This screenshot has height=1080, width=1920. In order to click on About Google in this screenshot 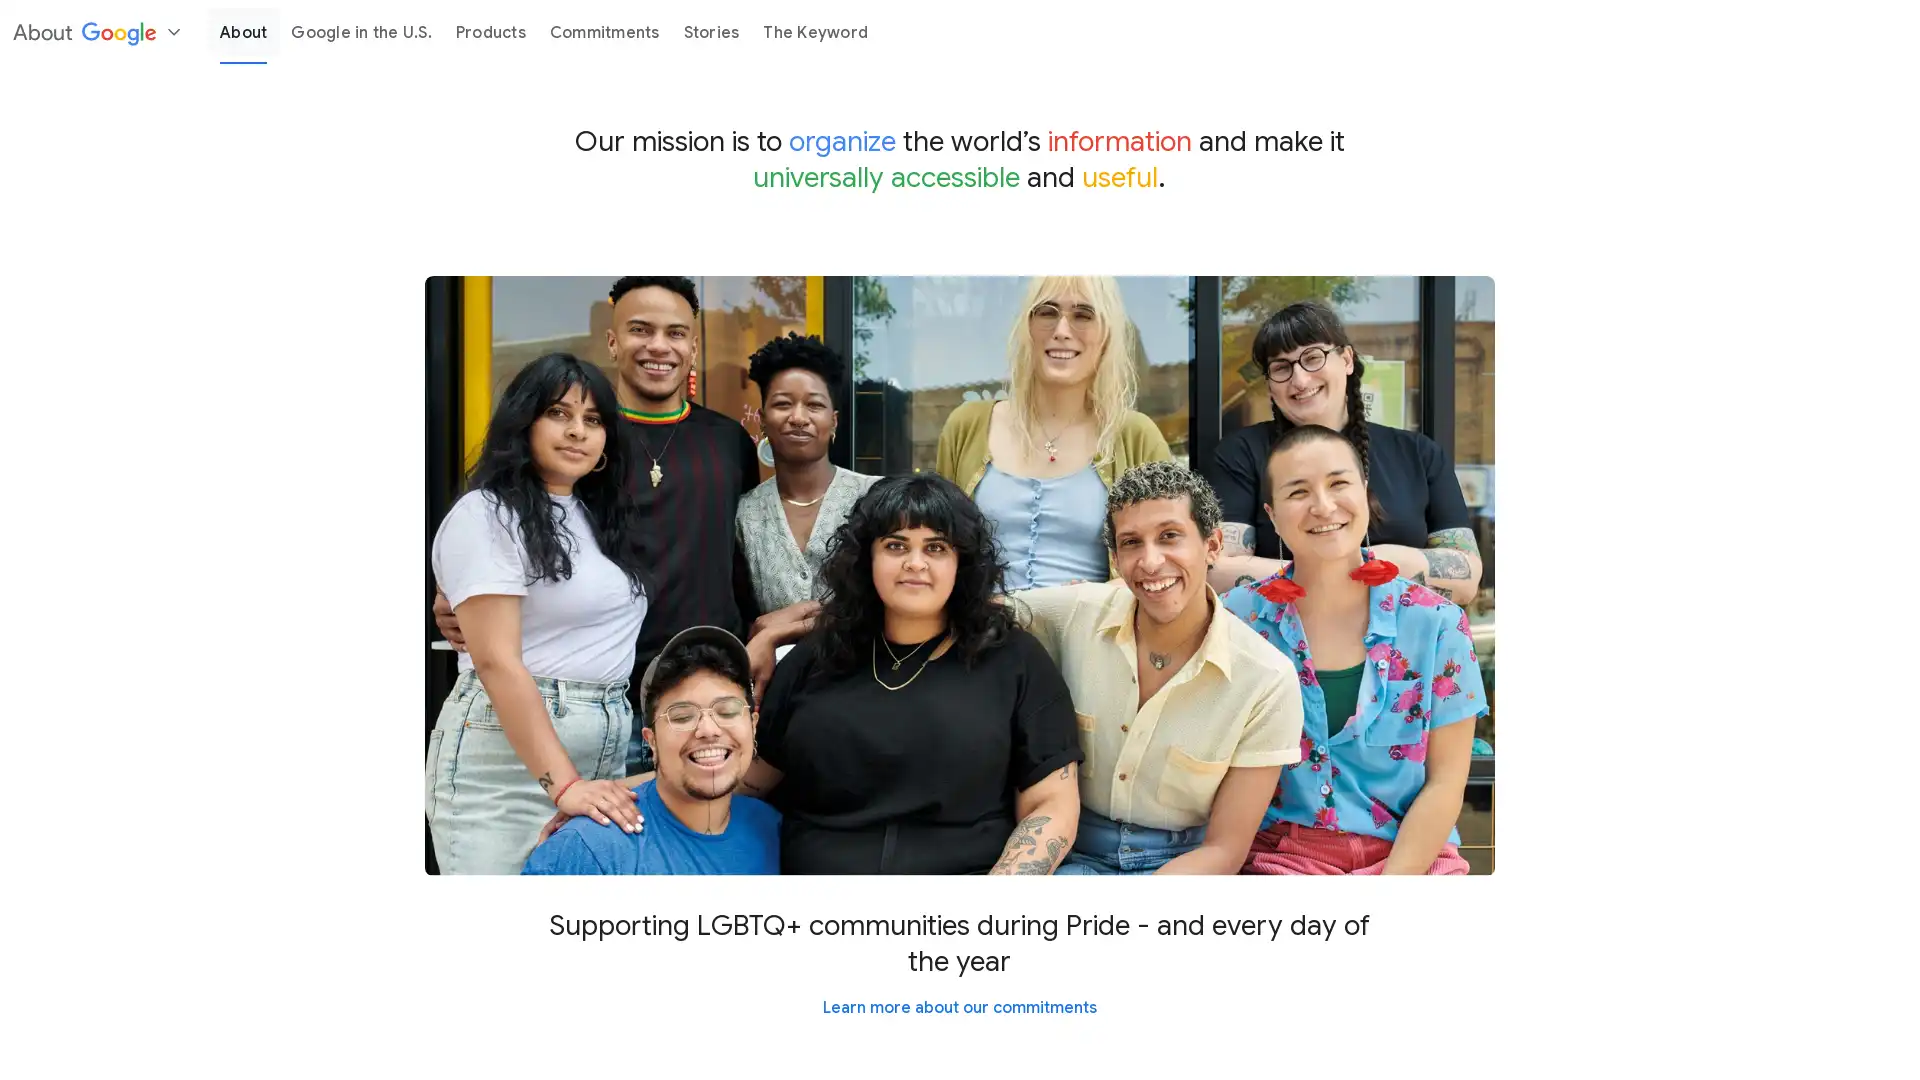, I will do `click(95, 31)`.